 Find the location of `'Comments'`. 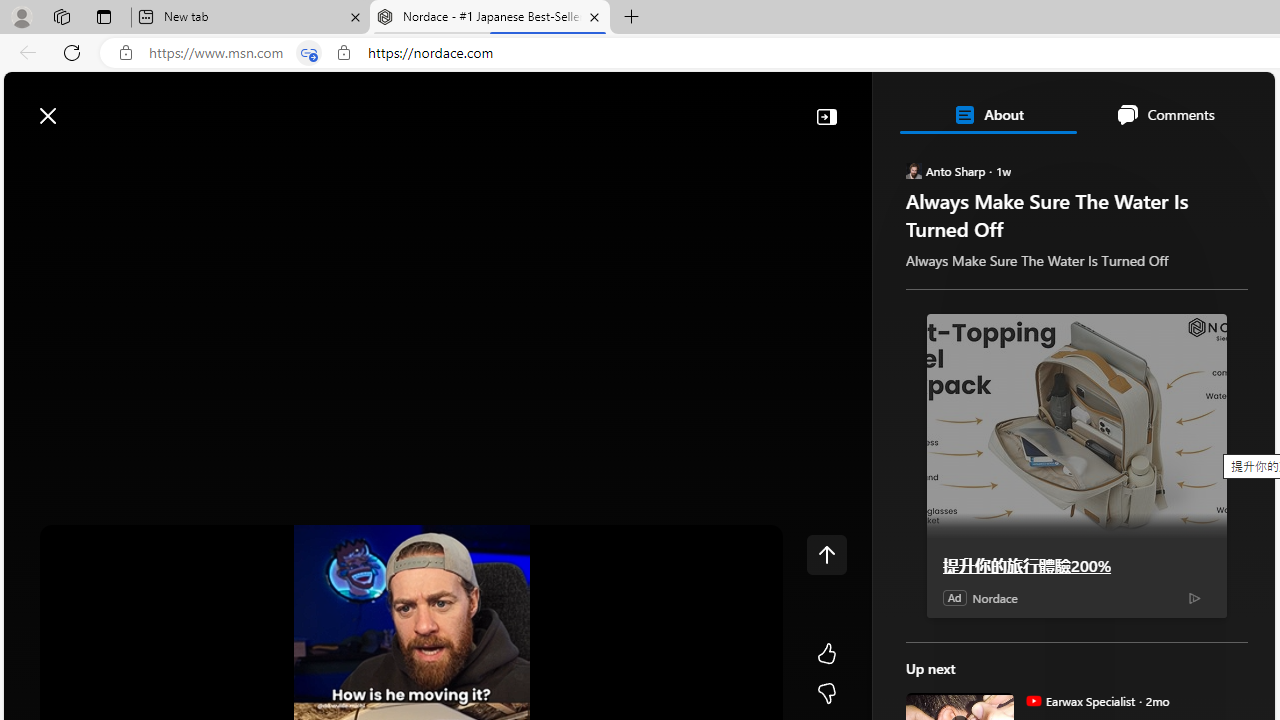

'Comments' is located at coordinates (1165, 114).